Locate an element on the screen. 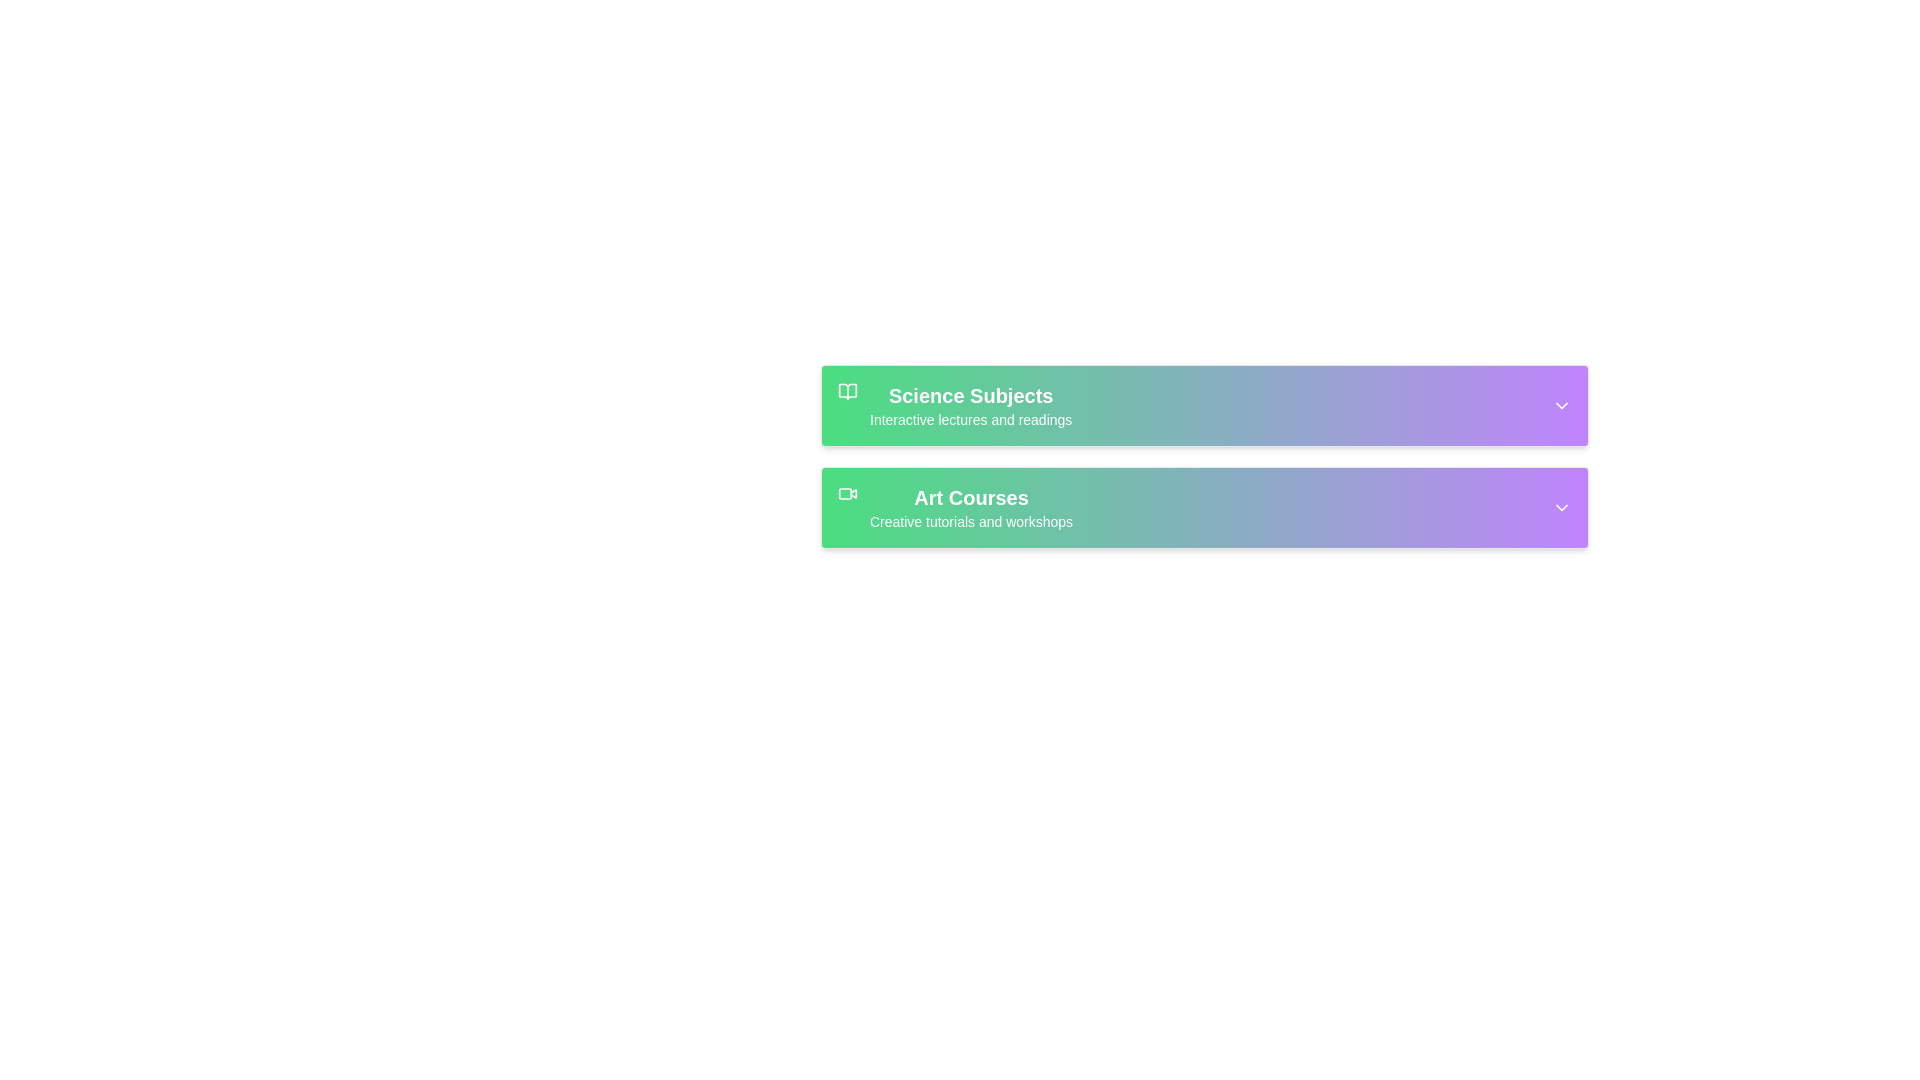 Image resolution: width=1920 pixels, height=1080 pixels. the chevron-down icon that serves as a toggle for revealing more options related to 'Science Subjects' for keyboard navigation is located at coordinates (1560, 405).